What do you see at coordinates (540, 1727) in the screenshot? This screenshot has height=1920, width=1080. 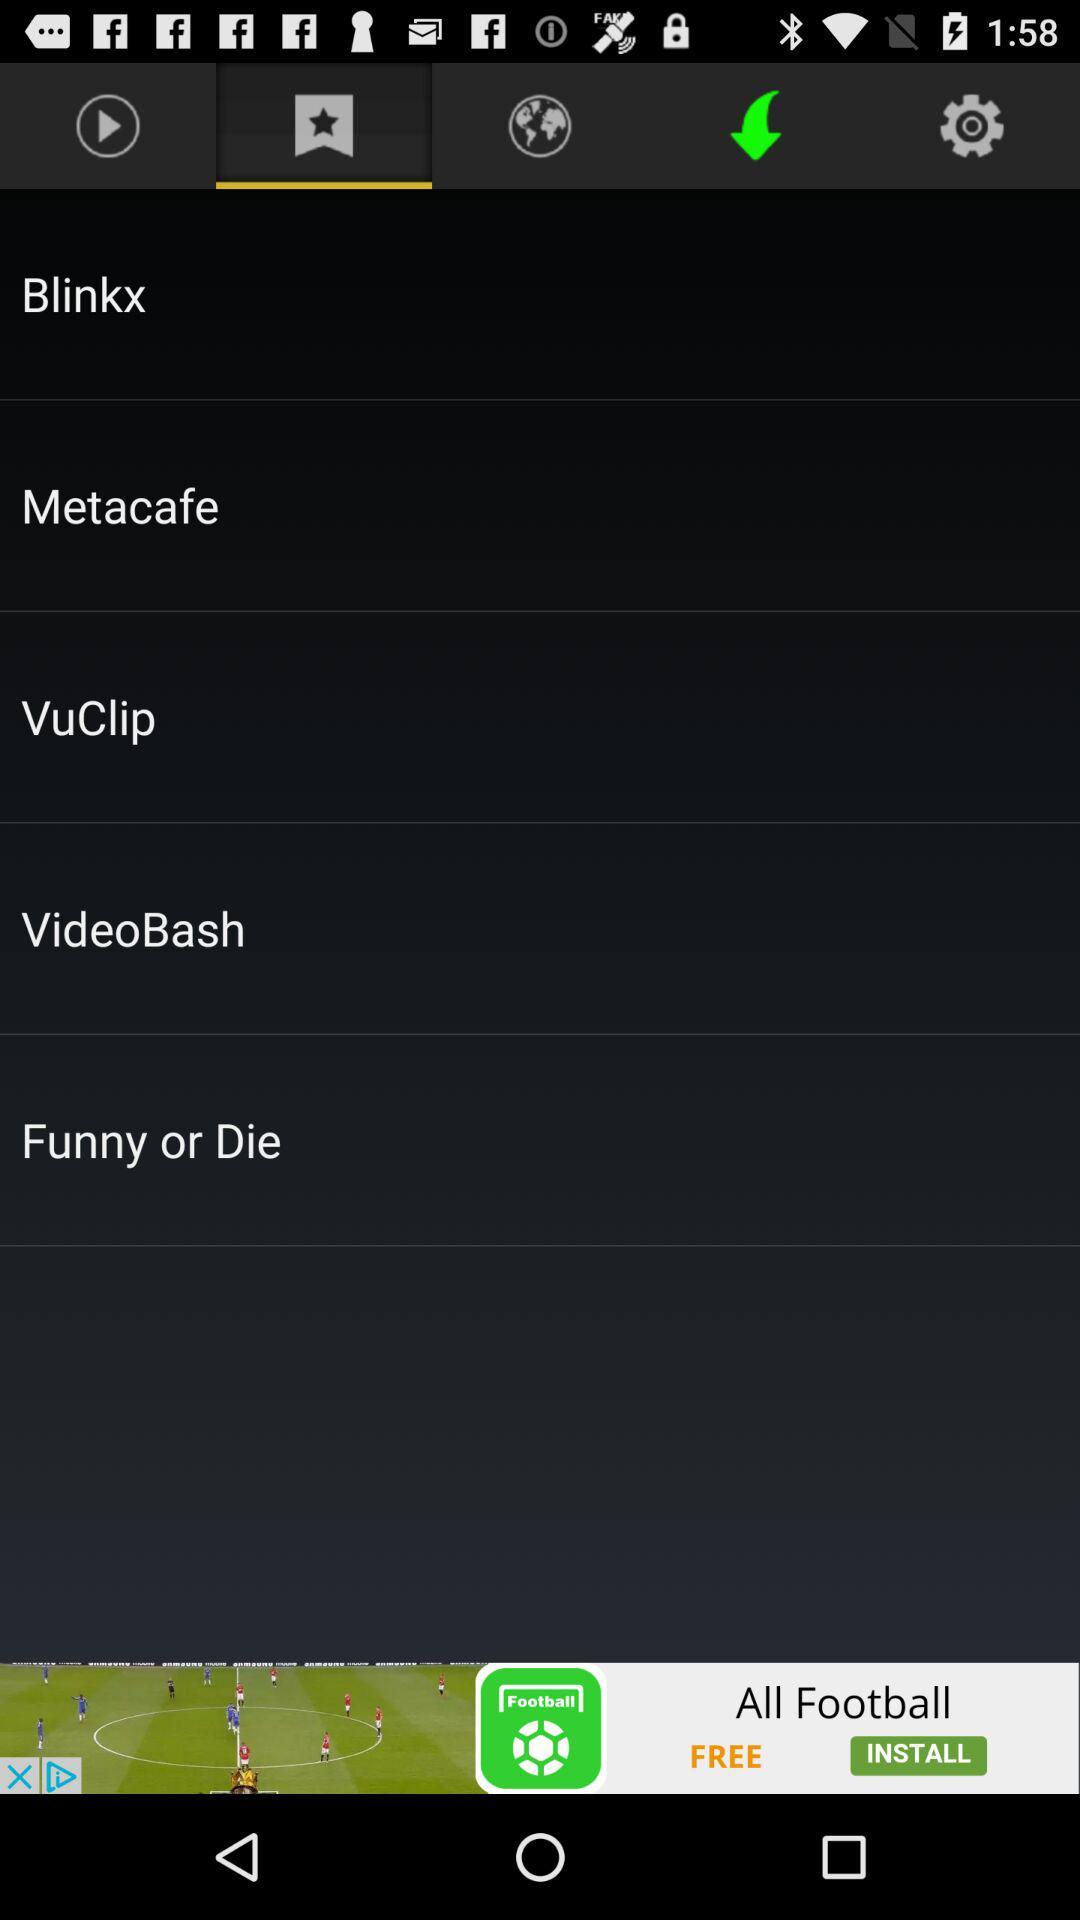 I see `switch autoplay option` at bounding box center [540, 1727].